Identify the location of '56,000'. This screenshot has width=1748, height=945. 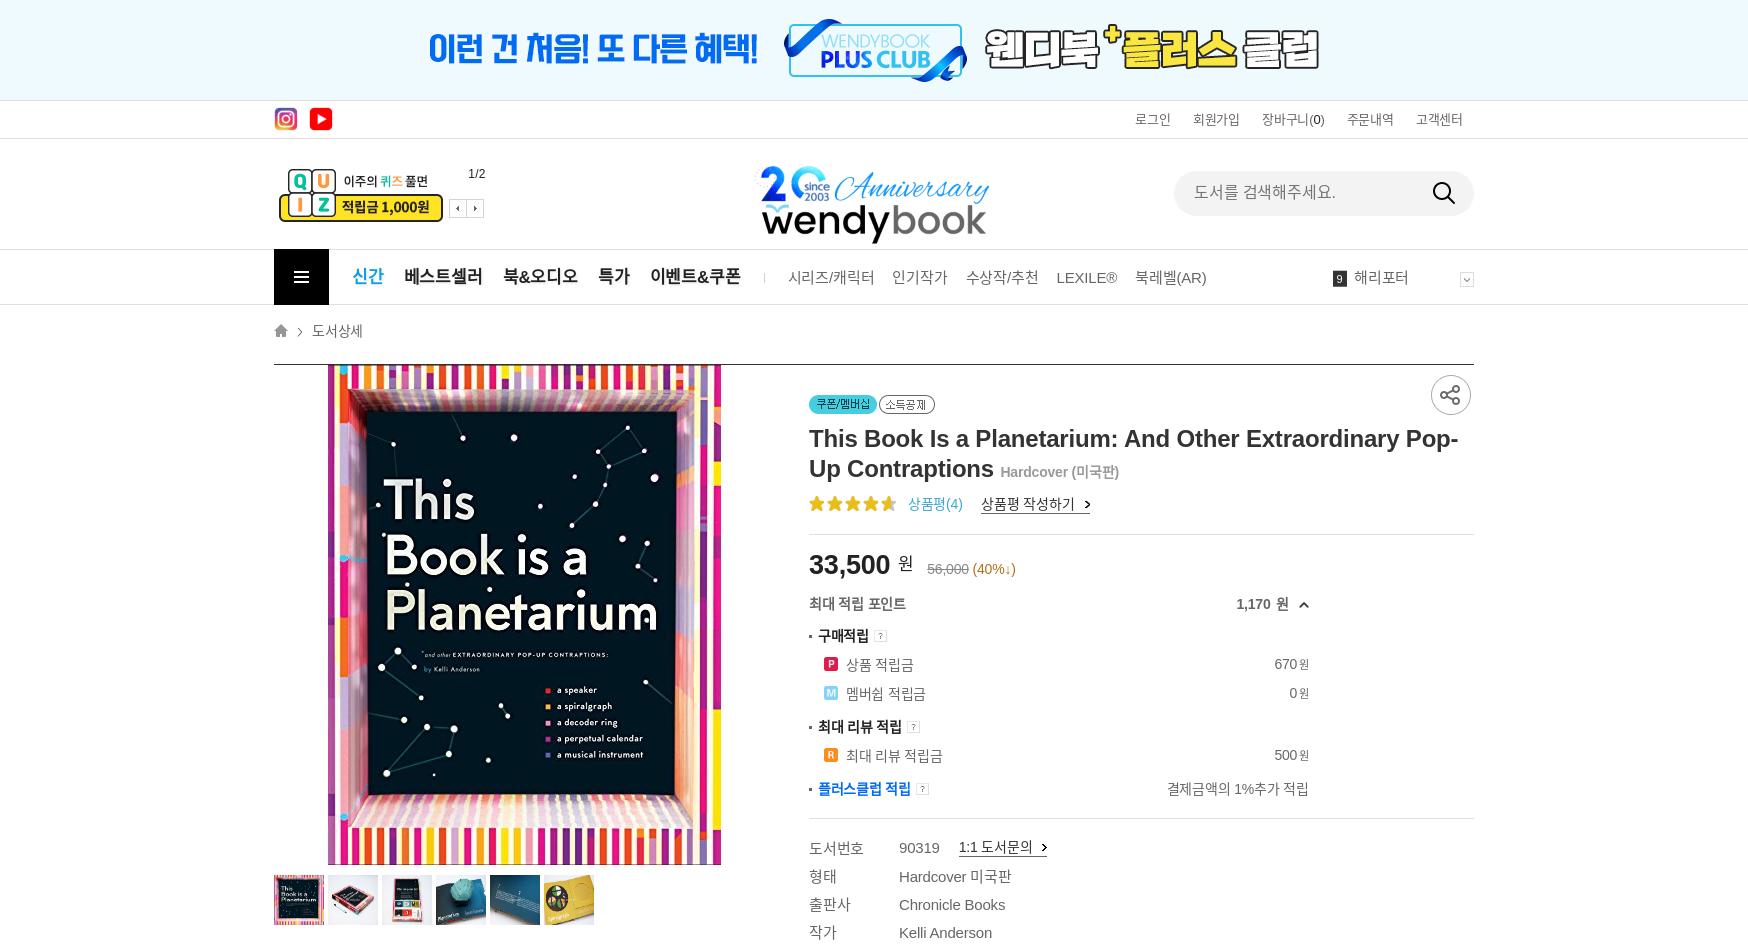
(946, 568).